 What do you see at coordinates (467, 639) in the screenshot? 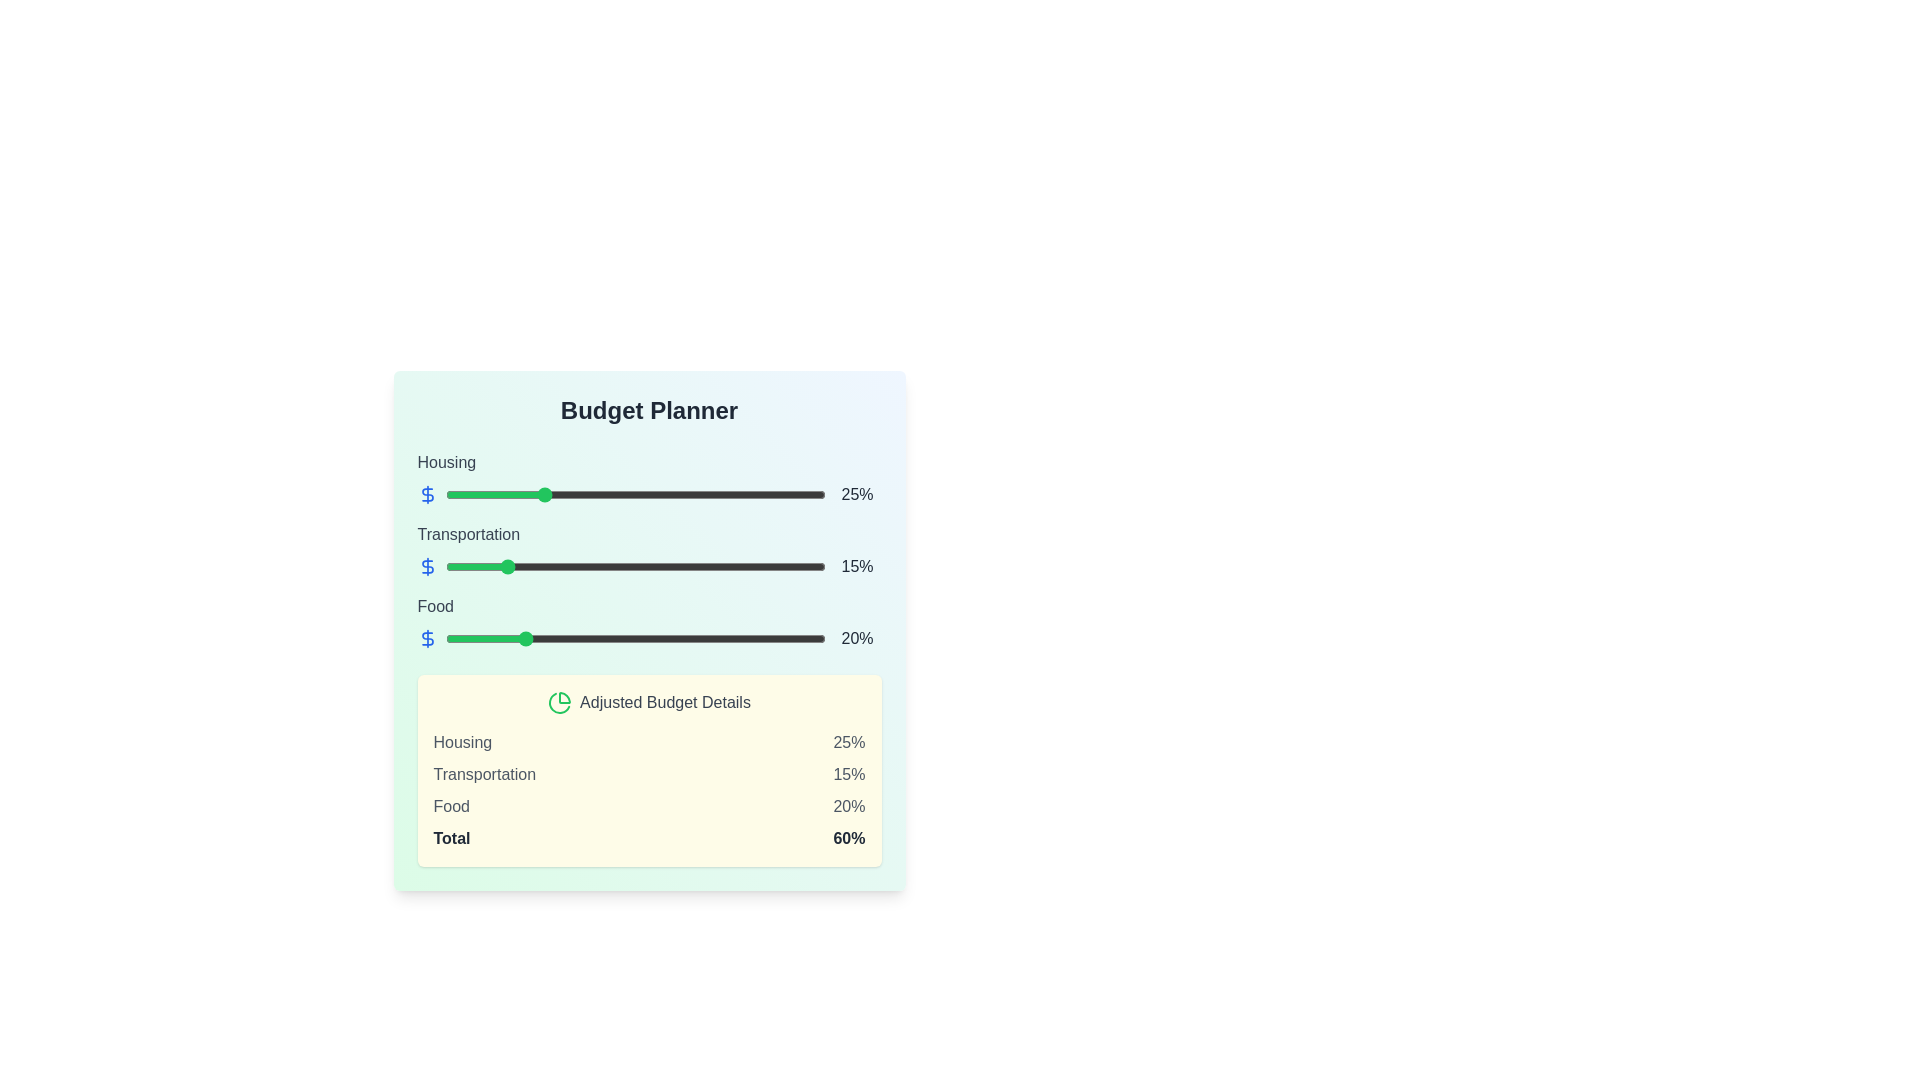
I see `the slider value` at bounding box center [467, 639].